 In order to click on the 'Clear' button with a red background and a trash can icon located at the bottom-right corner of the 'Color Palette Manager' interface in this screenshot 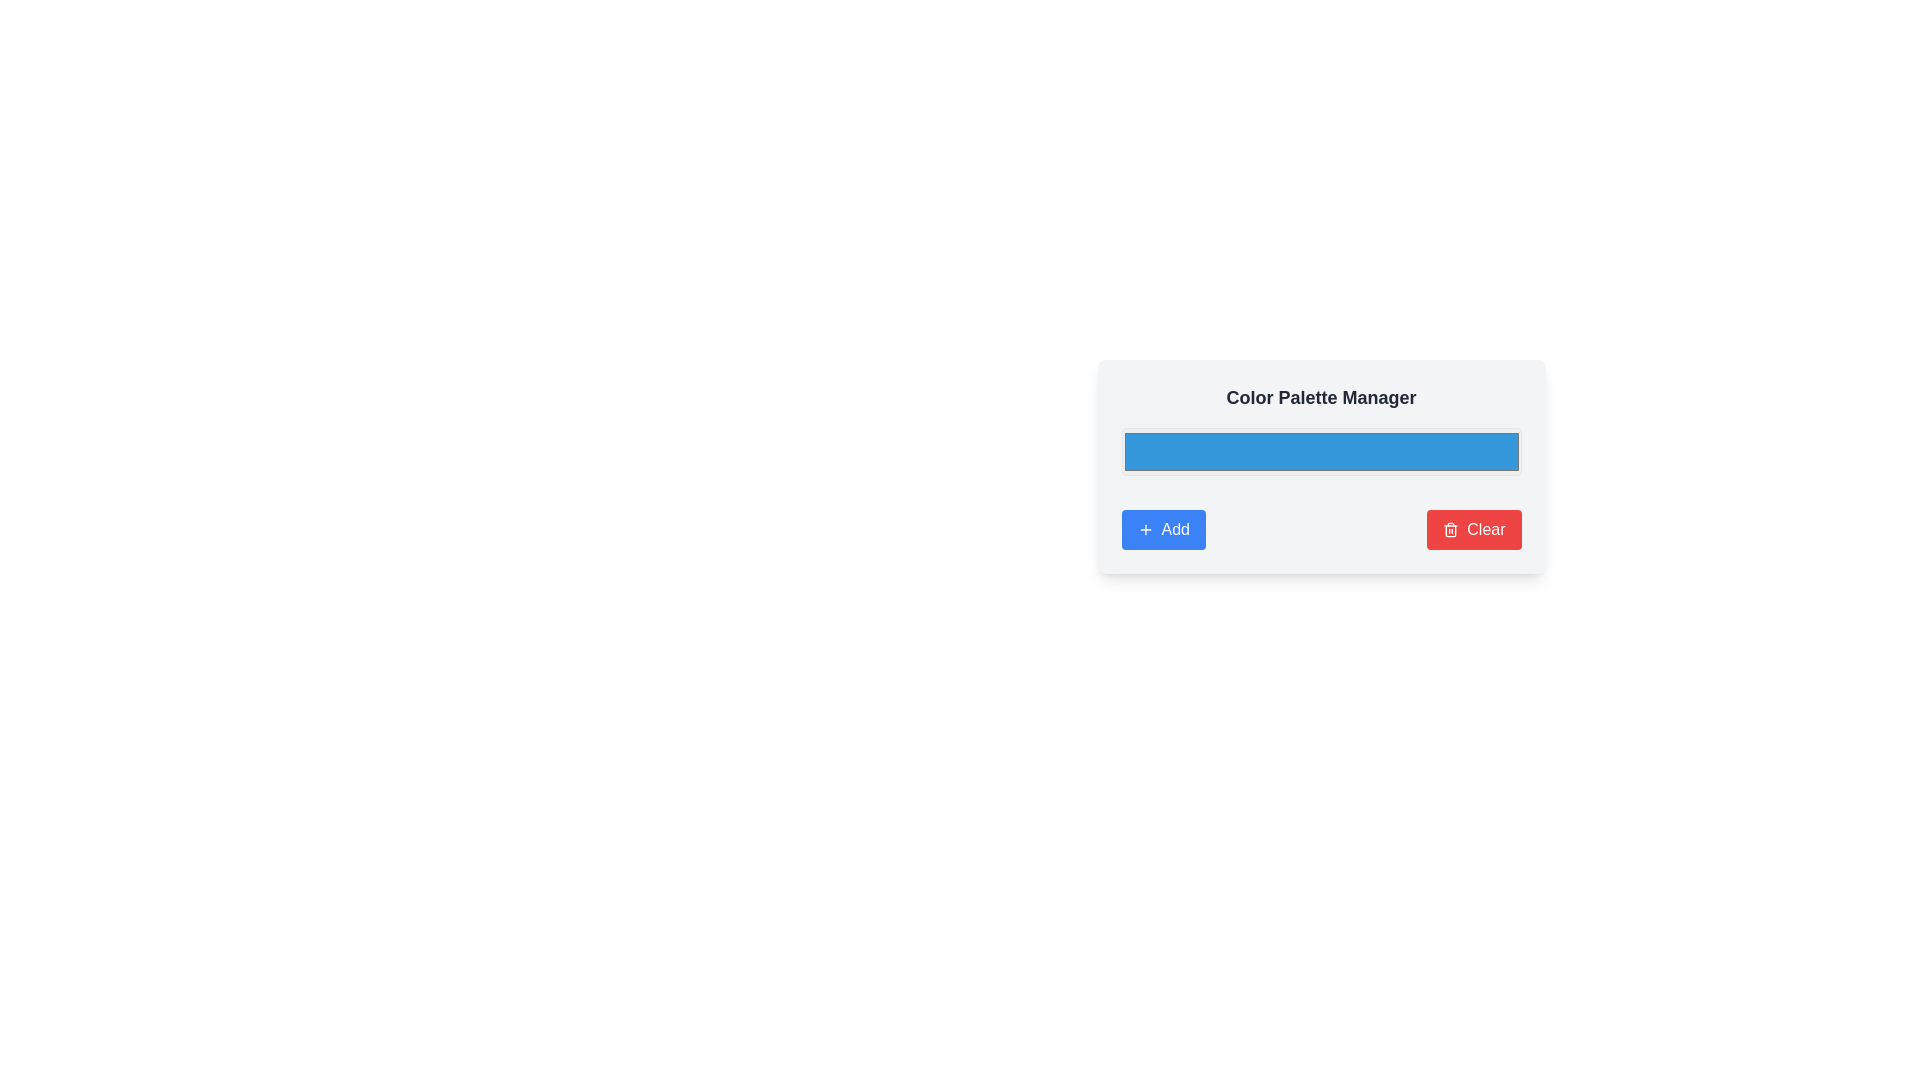, I will do `click(1474, 528)`.